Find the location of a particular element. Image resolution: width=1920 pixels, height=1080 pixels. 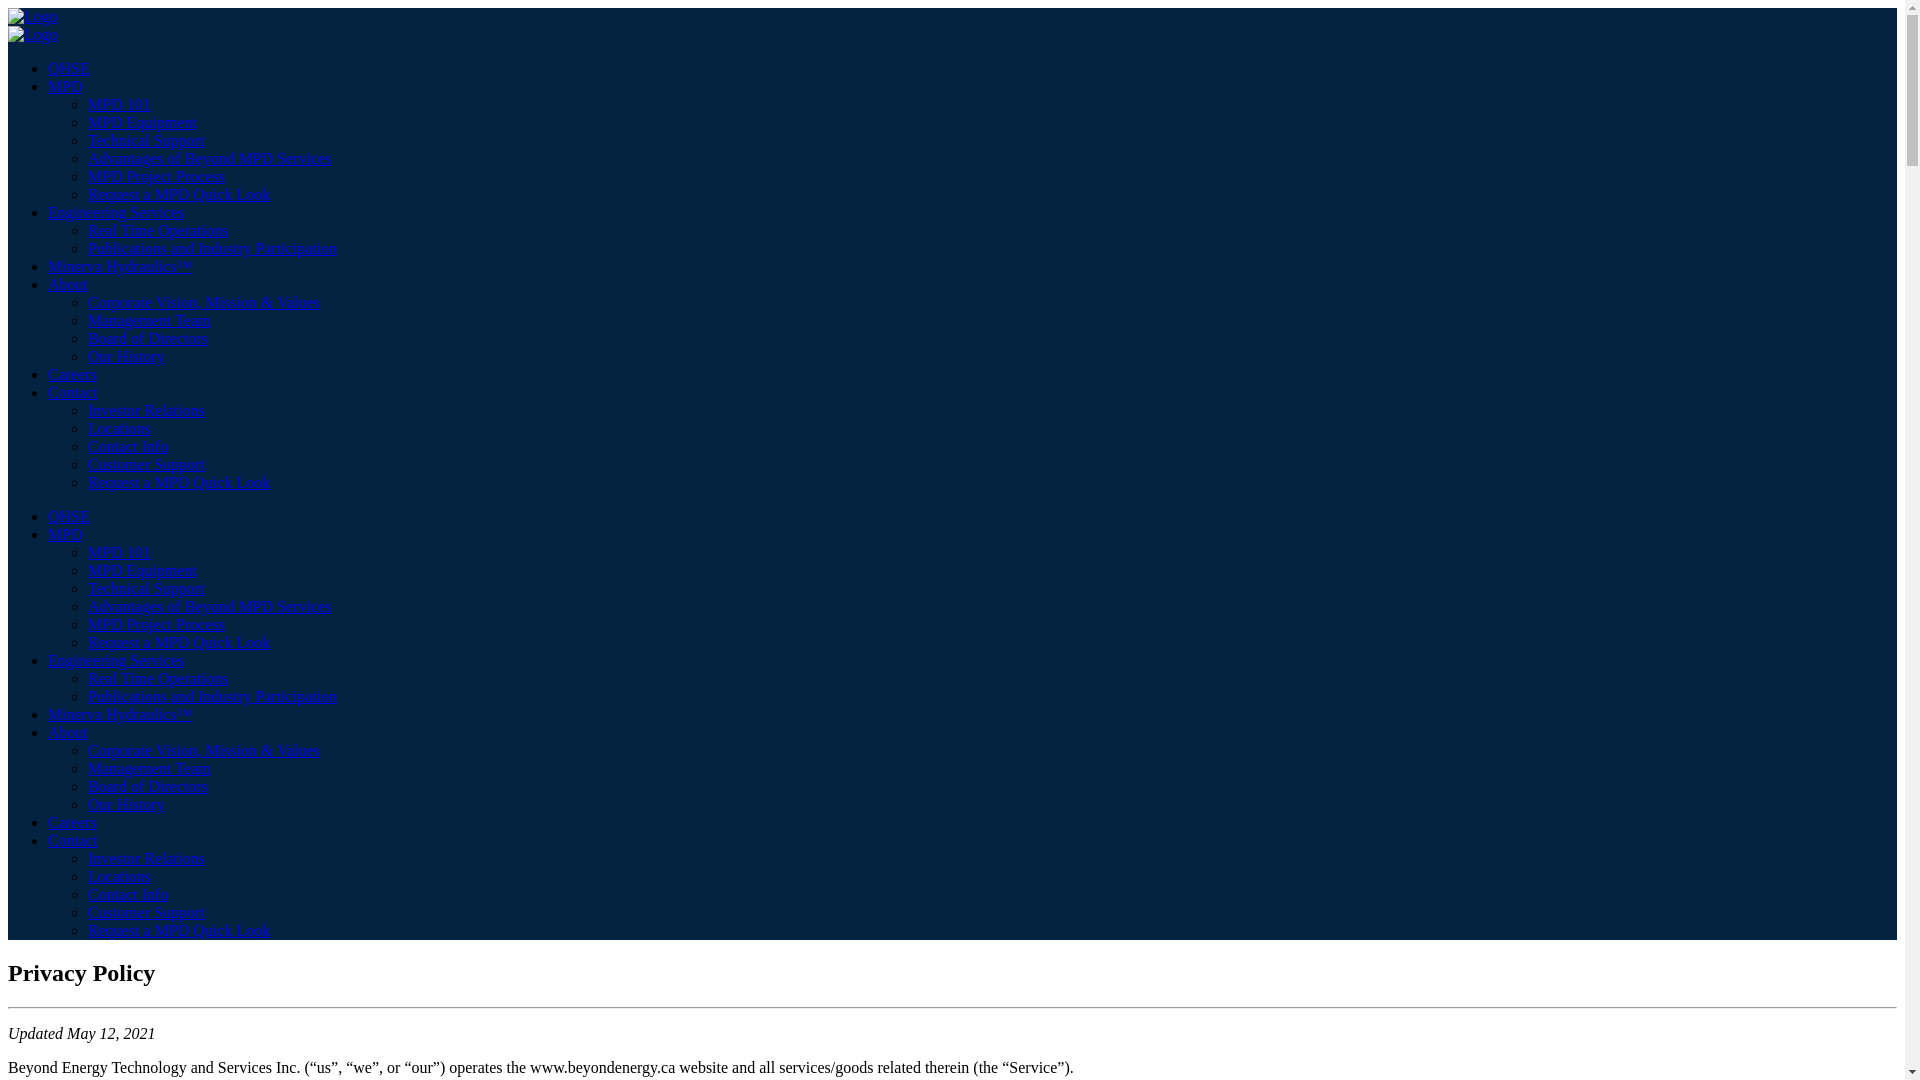

'Technical Support' is located at coordinates (145, 587).